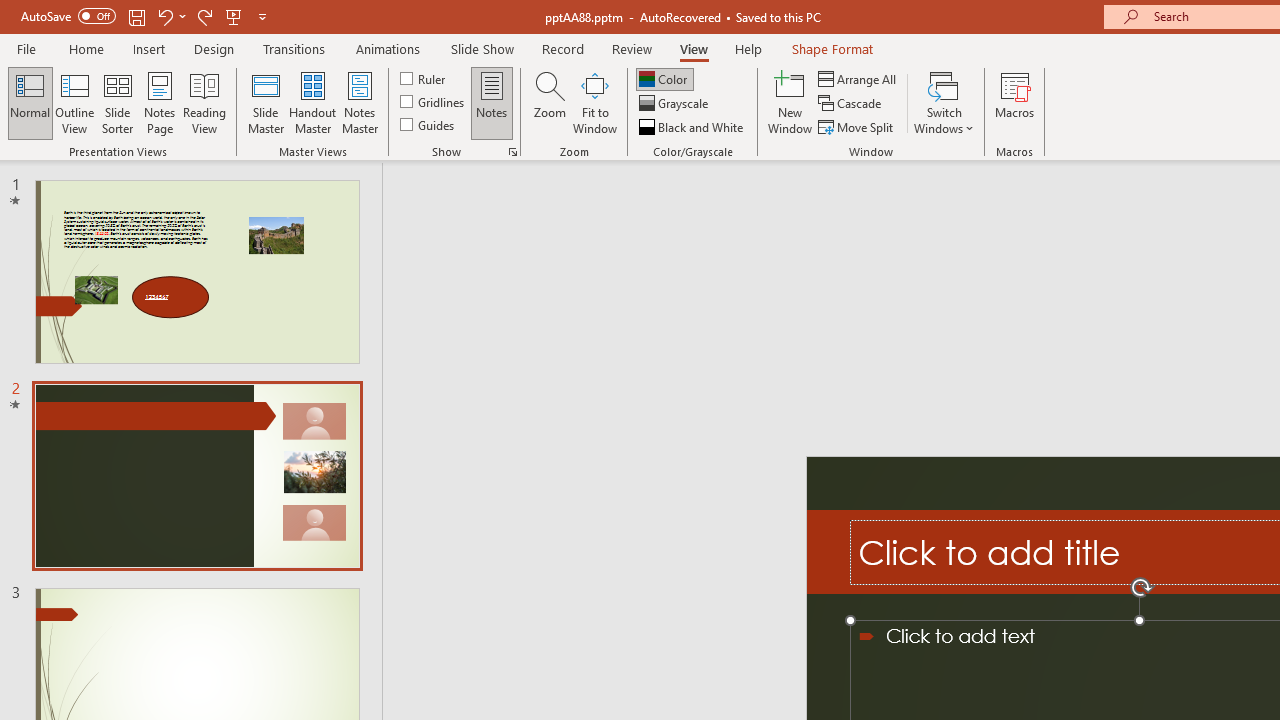 The image size is (1280, 720). Describe the element at coordinates (432, 101) in the screenshot. I see `'Gridlines'` at that location.